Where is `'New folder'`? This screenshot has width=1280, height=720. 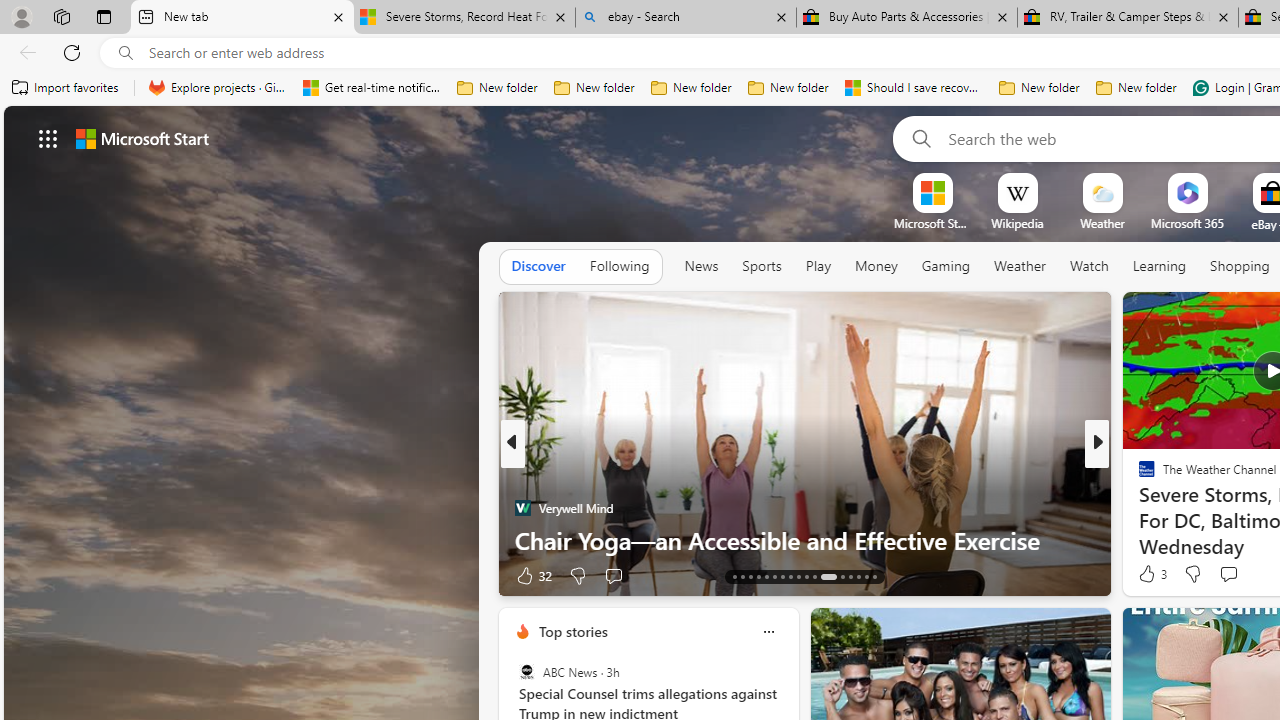 'New folder' is located at coordinates (1136, 87).